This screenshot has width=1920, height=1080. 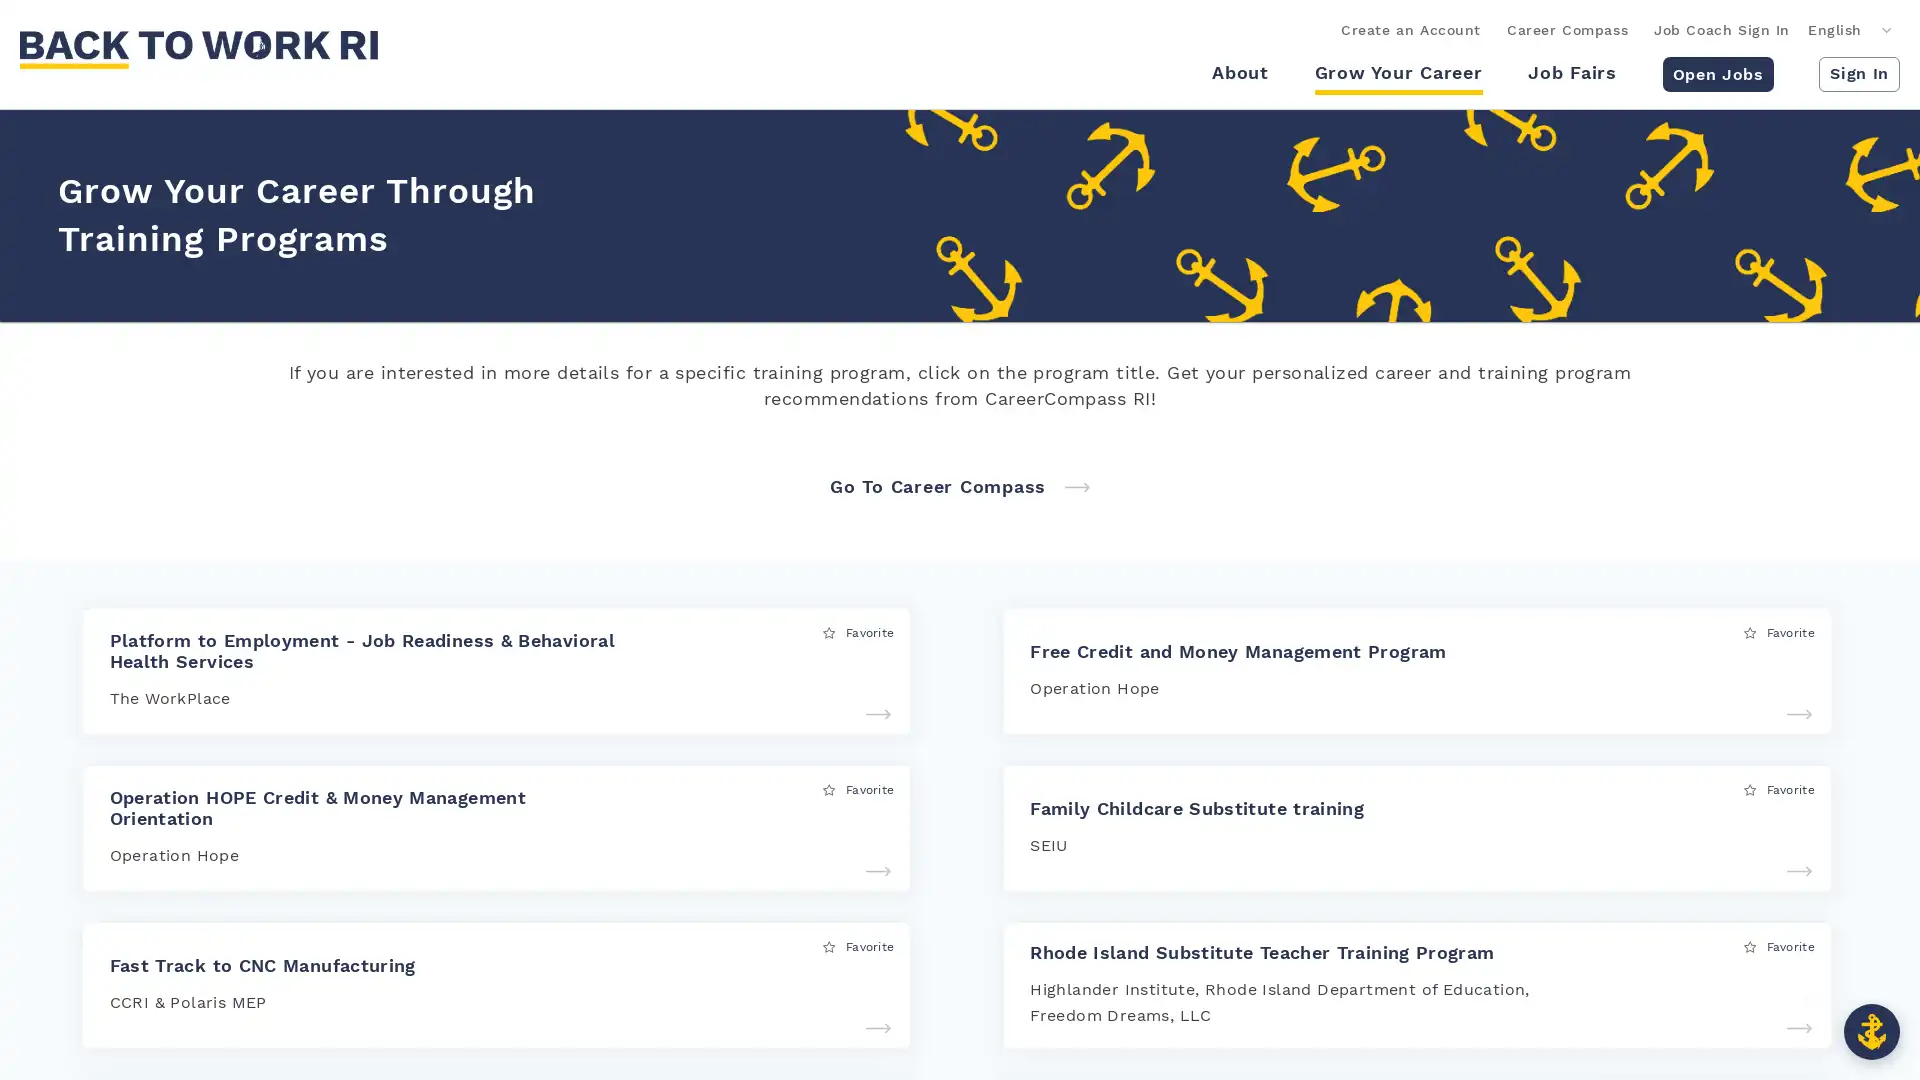 I want to click on not favorite Favorite, so click(x=1779, y=632).